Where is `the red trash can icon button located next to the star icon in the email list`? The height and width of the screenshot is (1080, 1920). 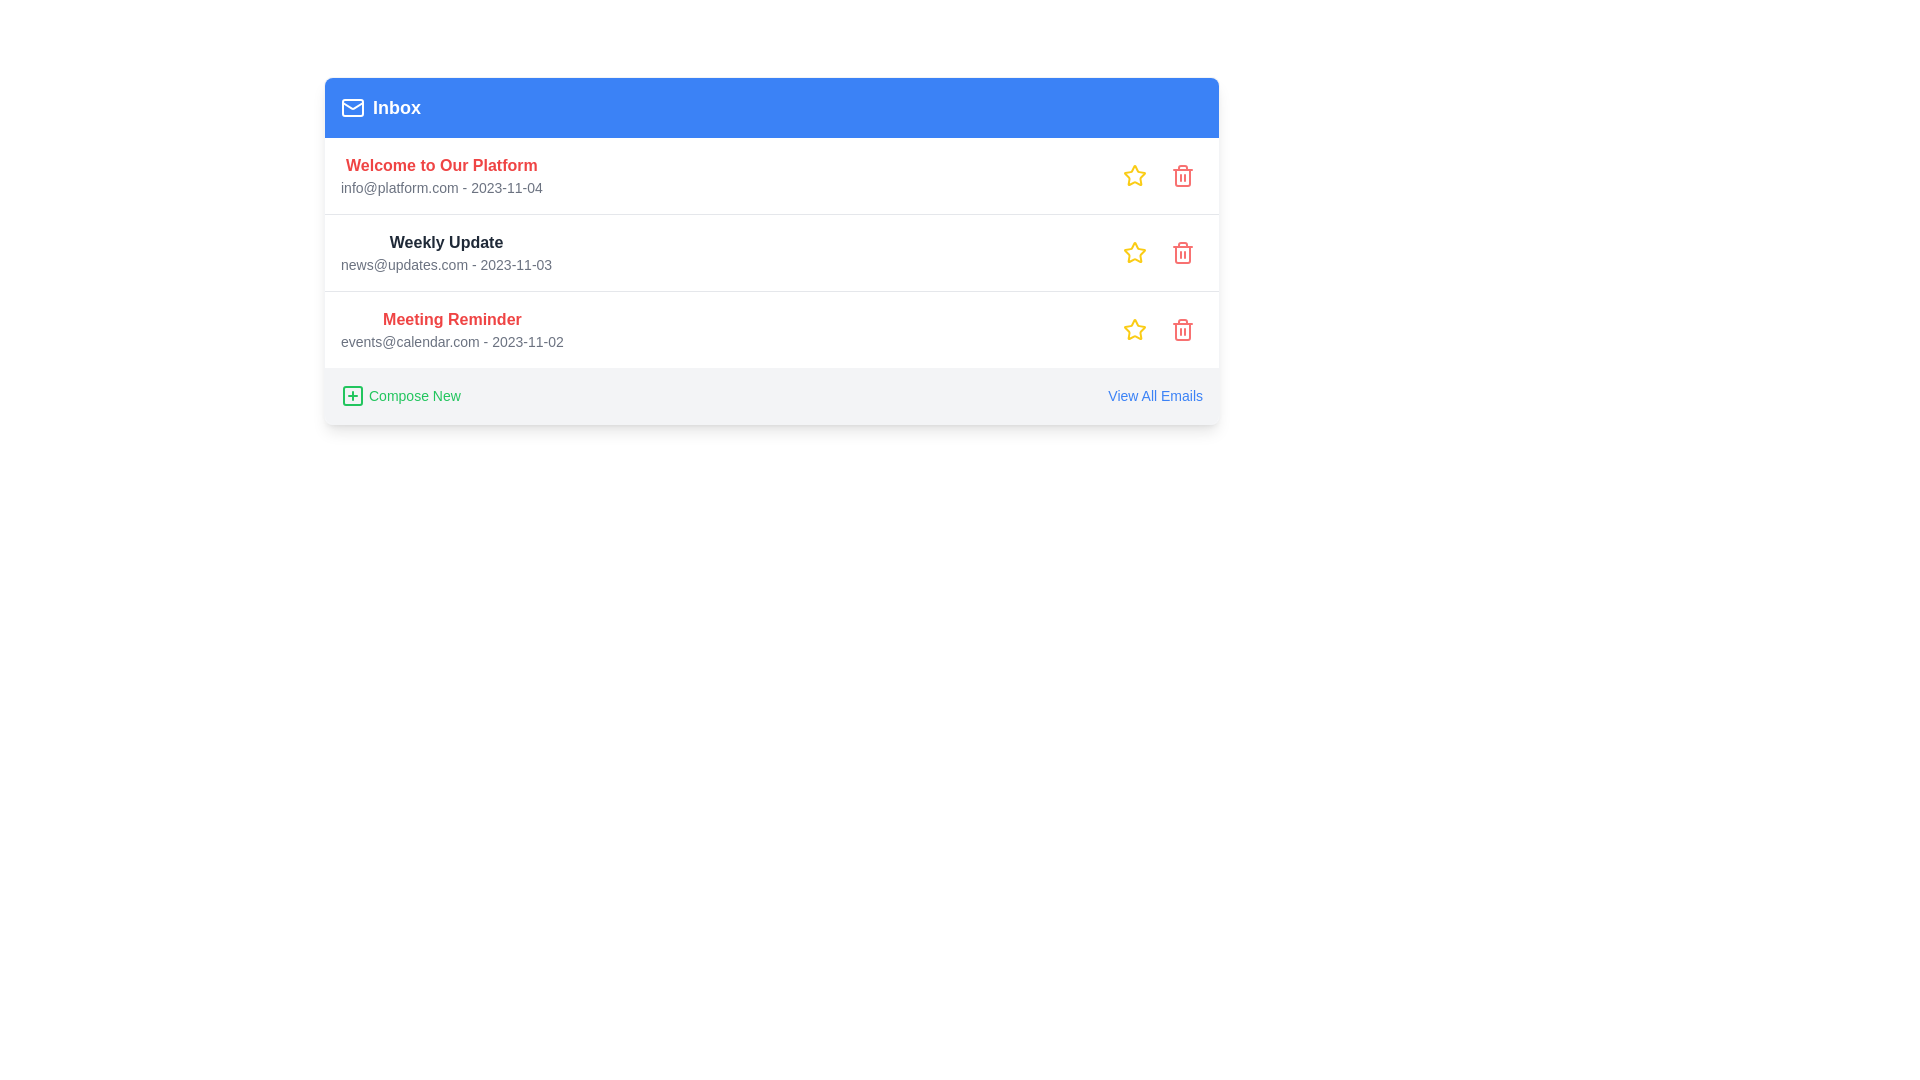 the red trash can icon button located next to the star icon in the email list is located at coordinates (1182, 252).